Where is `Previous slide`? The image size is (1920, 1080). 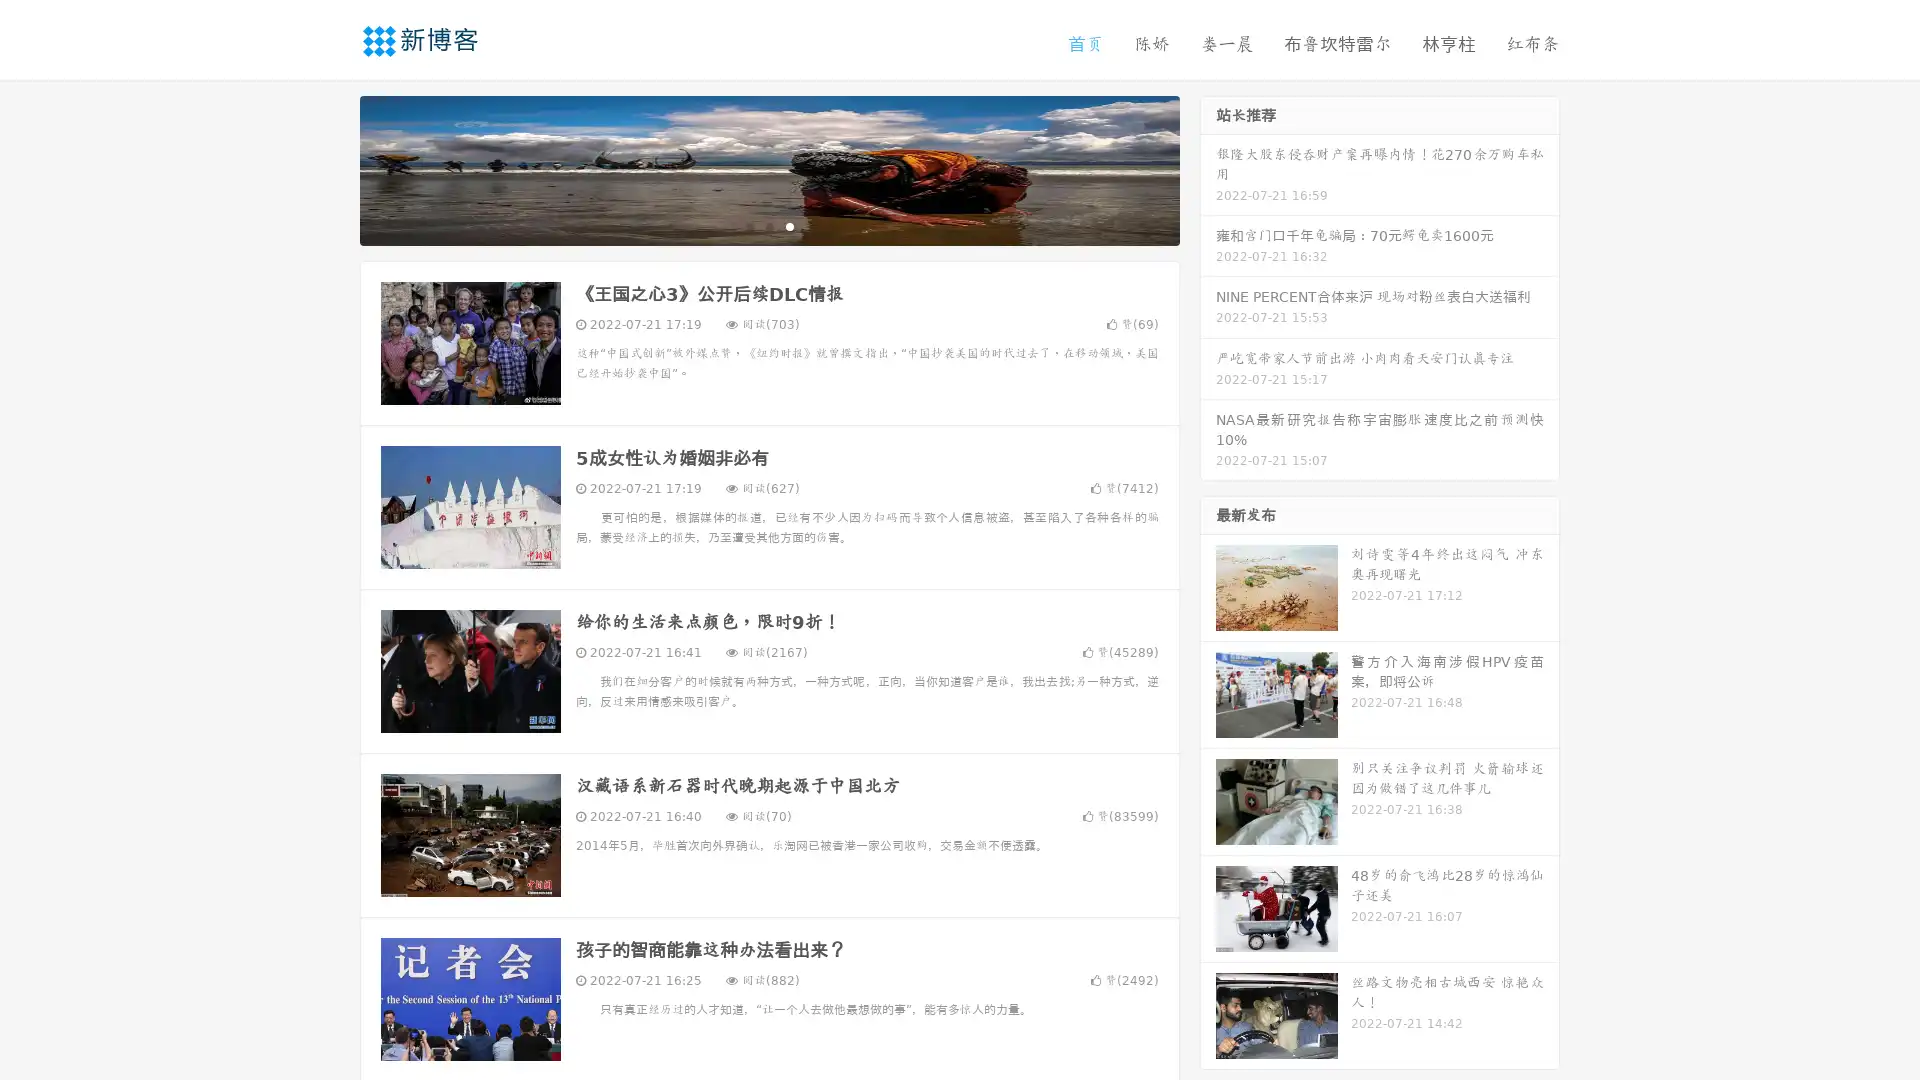 Previous slide is located at coordinates (330, 168).